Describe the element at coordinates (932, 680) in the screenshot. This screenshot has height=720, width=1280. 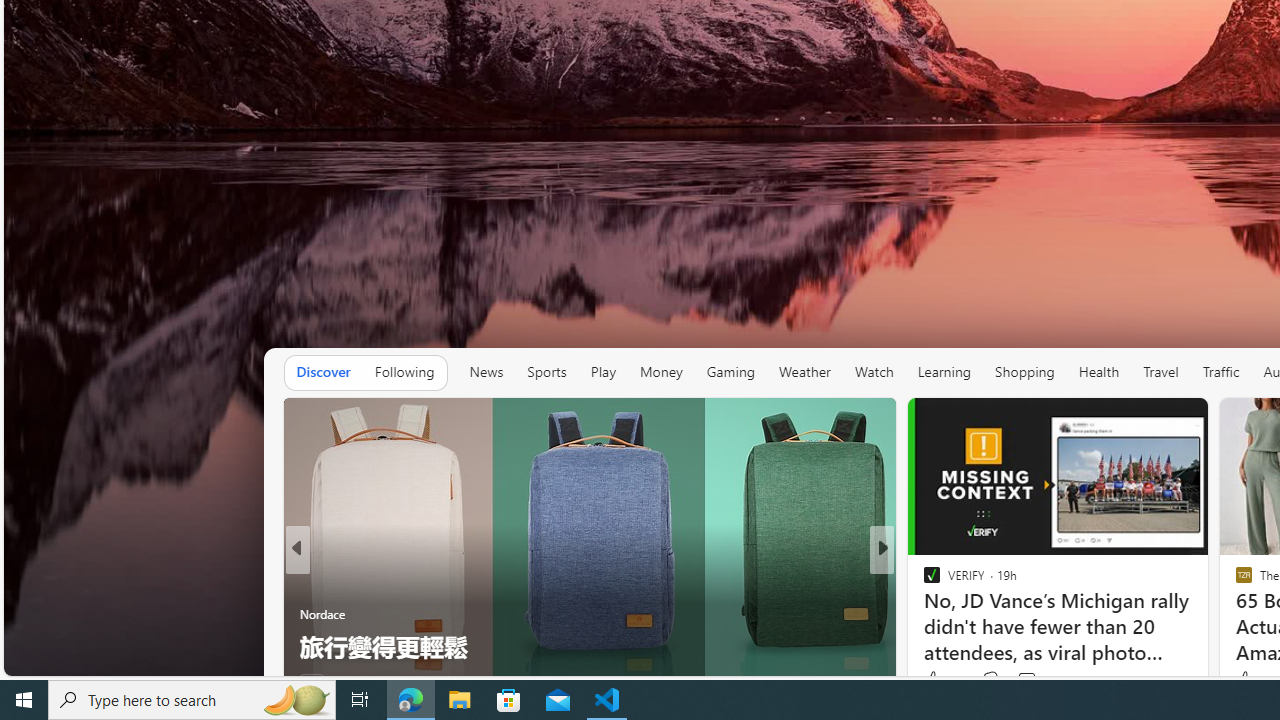
I see `'1k Like'` at that location.